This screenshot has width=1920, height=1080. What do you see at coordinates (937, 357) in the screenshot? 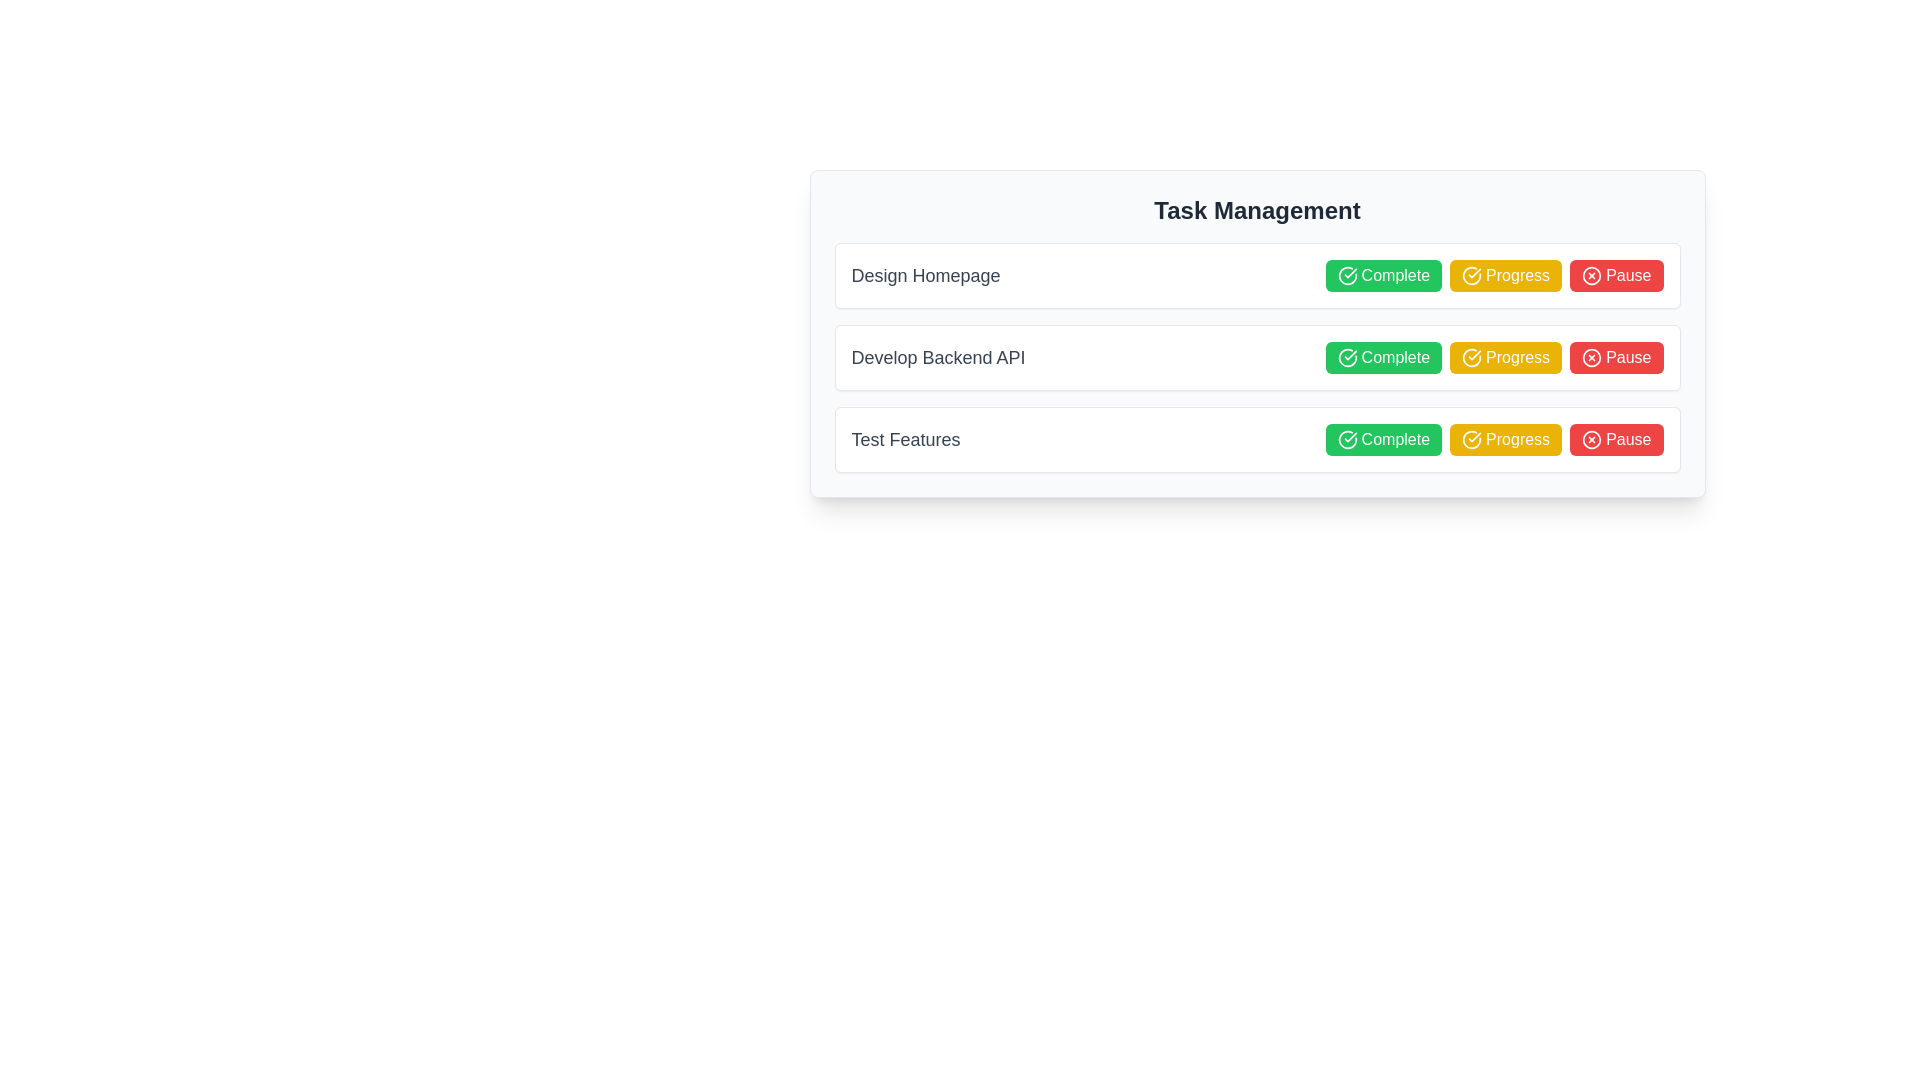
I see `the text label 'Develop Backend API' which is styled with a large font size and medium weight, located in the middle row of a task list card layout` at bounding box center [937, 357].